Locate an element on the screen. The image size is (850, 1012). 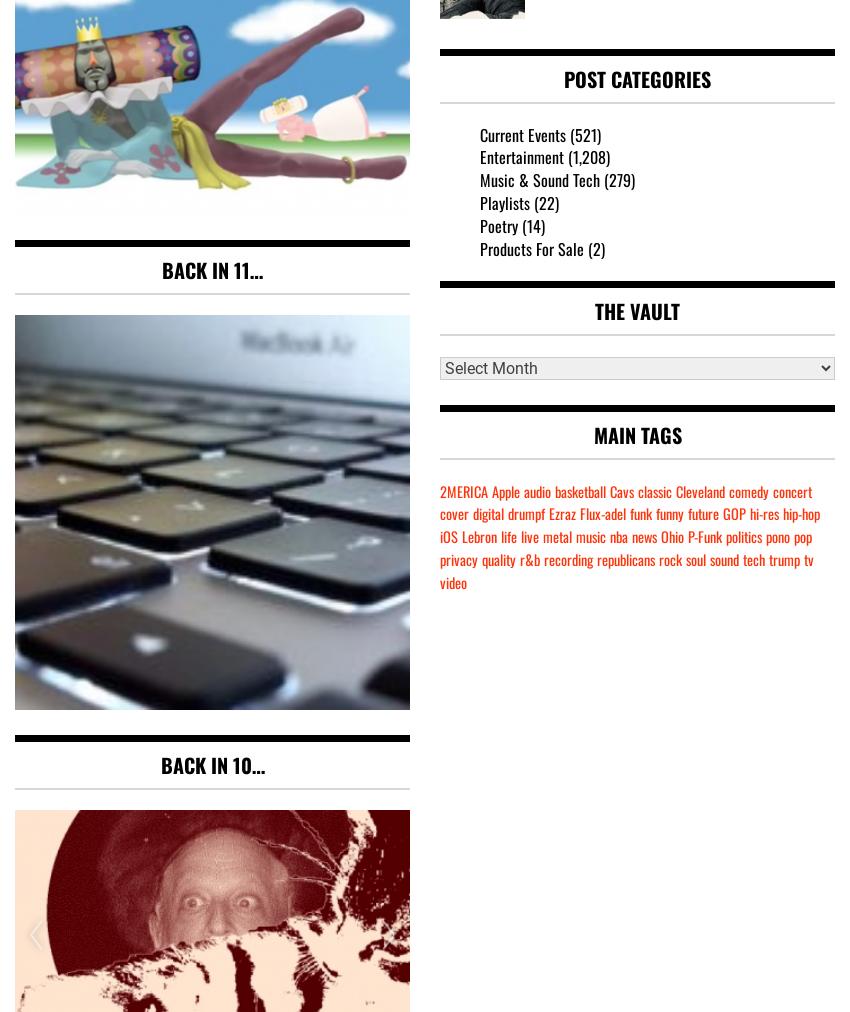
'rock' is located at coordinates (670, 558).